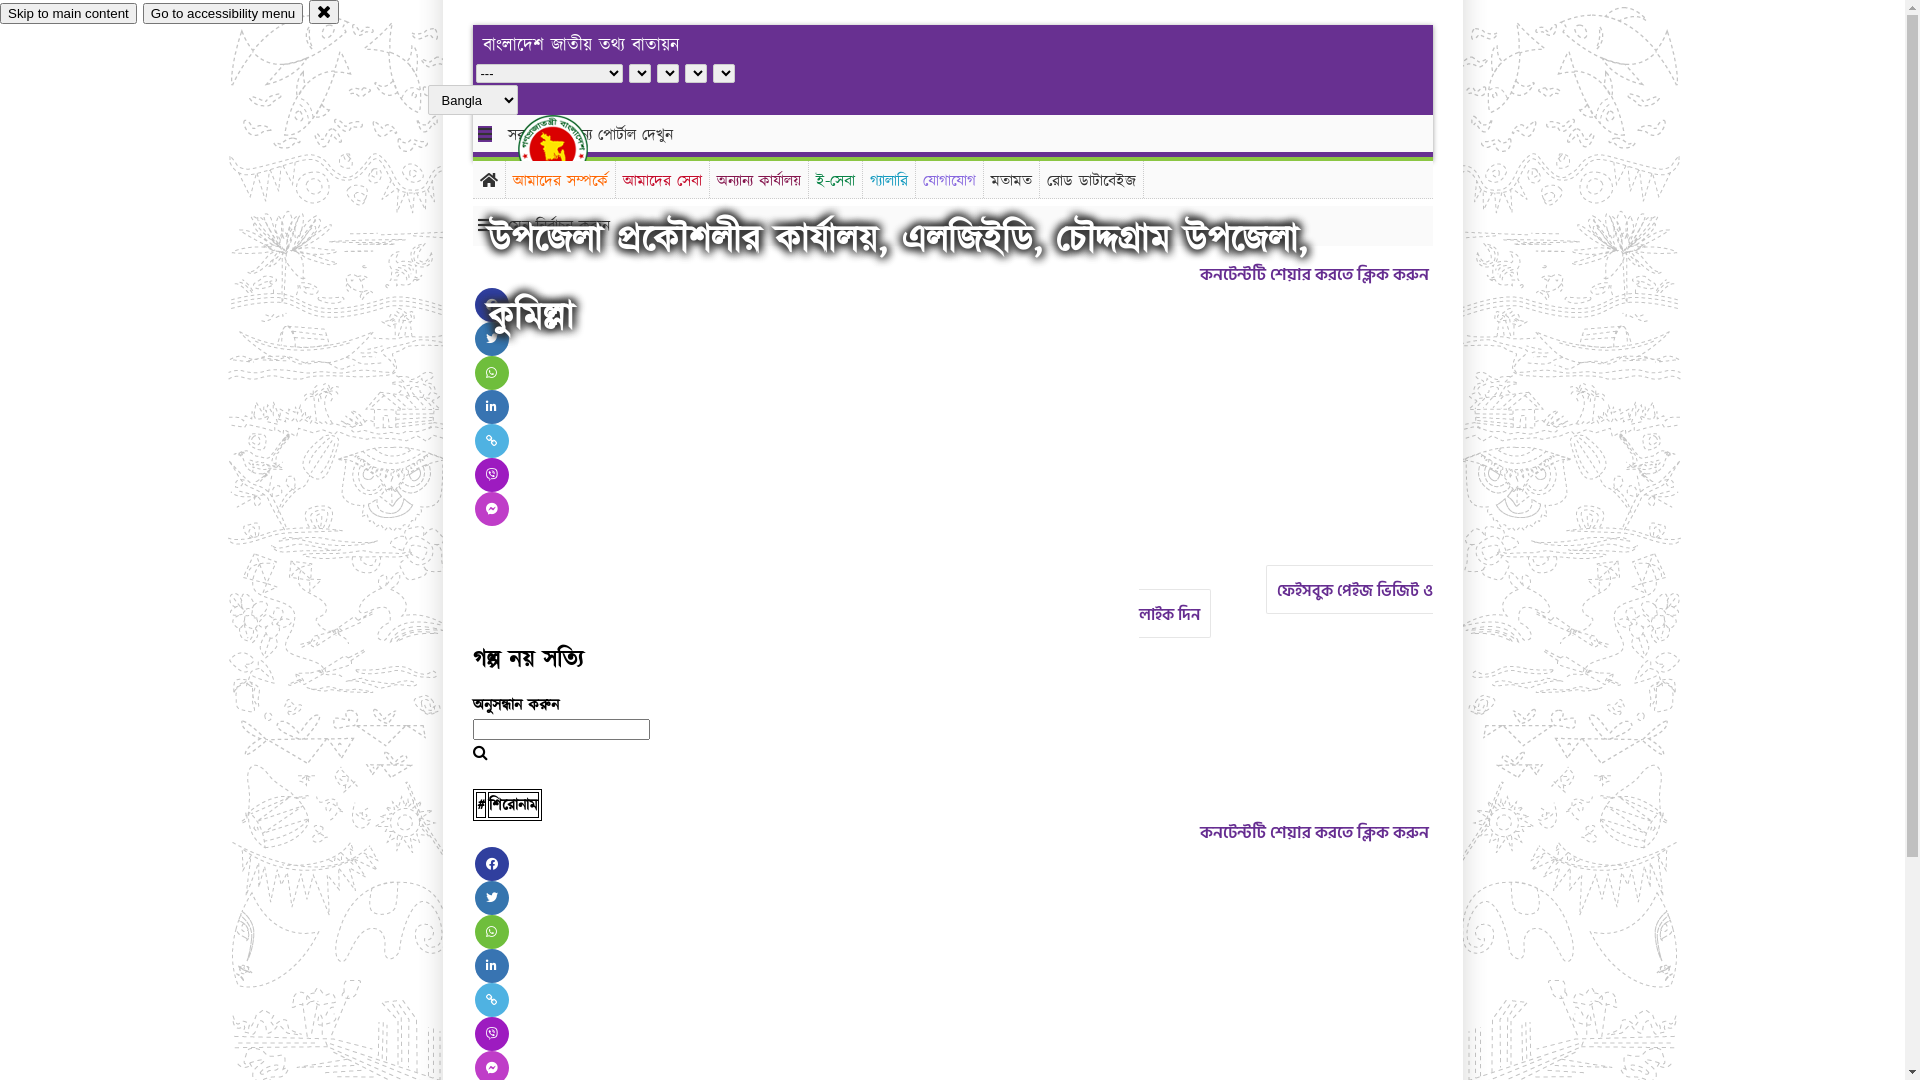 This screenshot has height=1080, width=1920. Describe the element at coordinates (68, 13) in the screenshot. I see `'Skip to main content'` at that location.